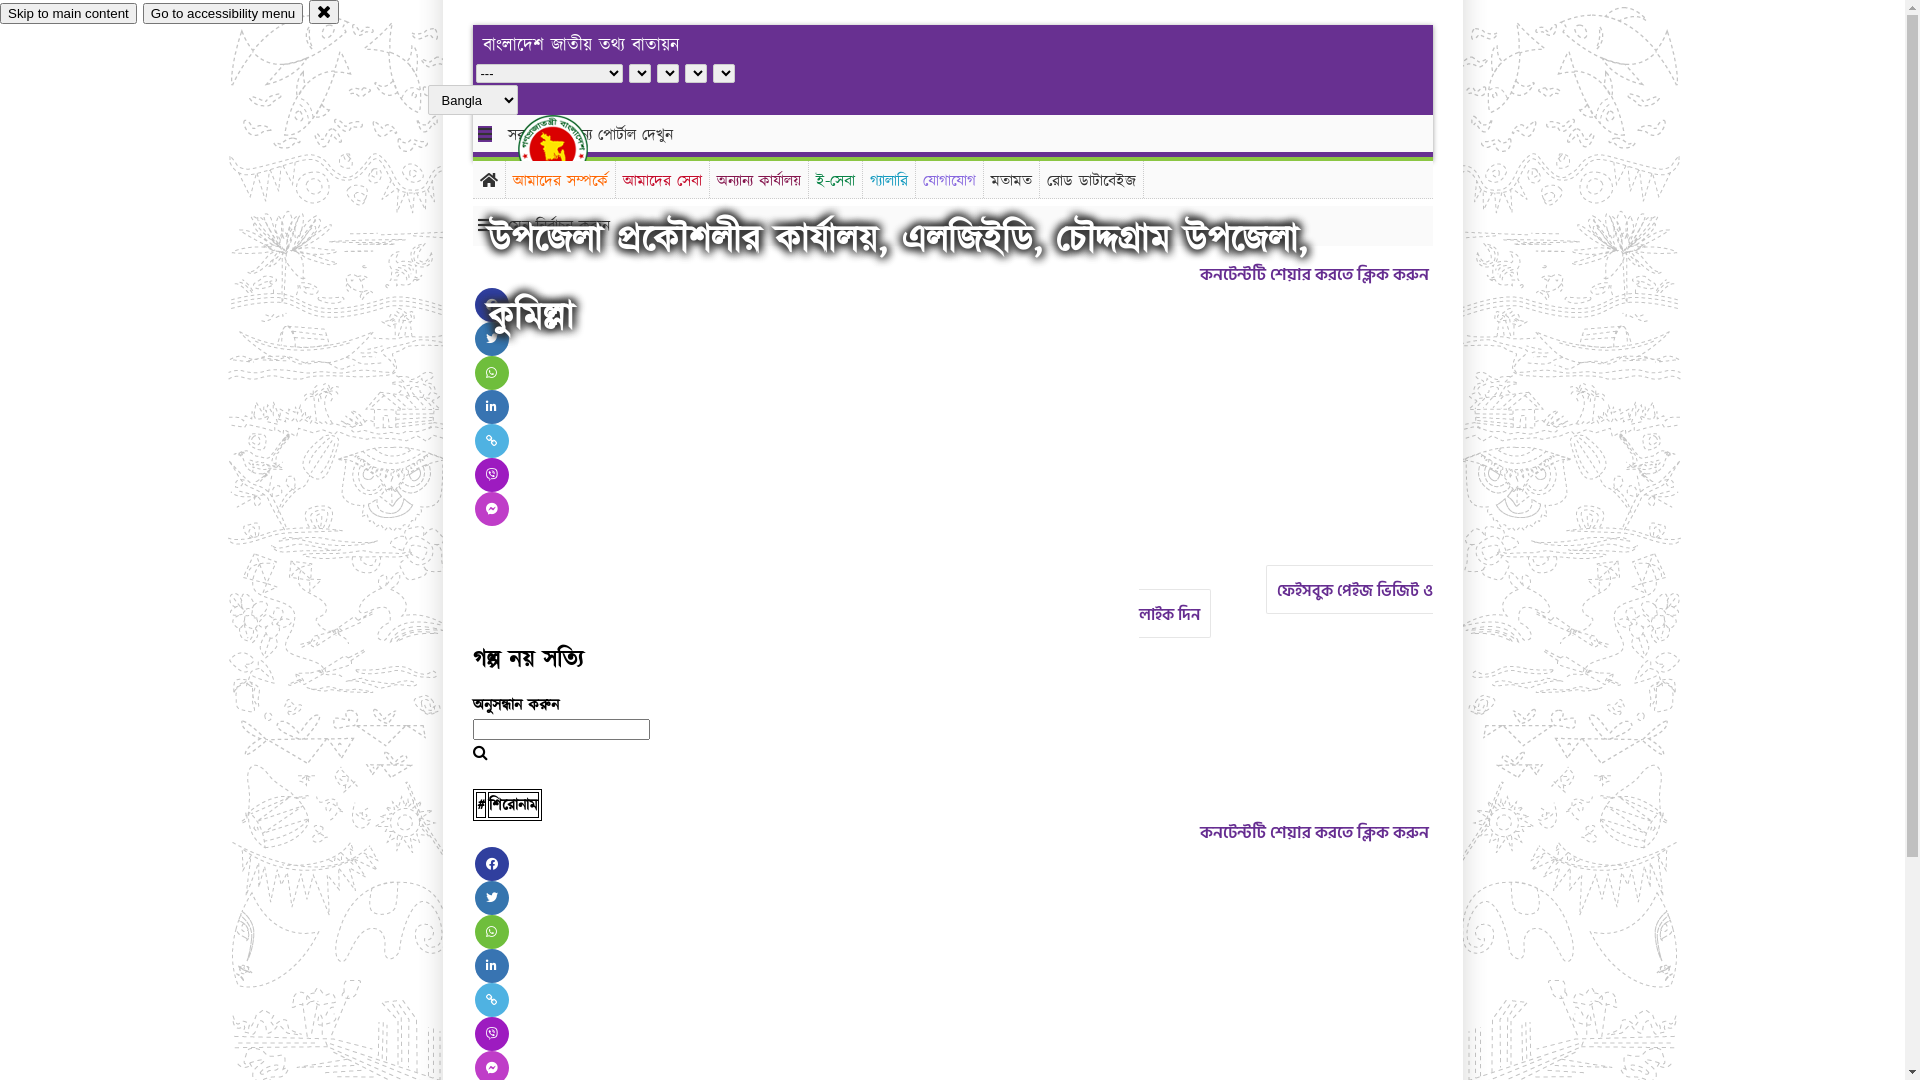 This screenshot has height=1080, width=1920. Describe the element at coordinates (68, 13) in the screenshot. I see `'Skip to main content'` at that location.